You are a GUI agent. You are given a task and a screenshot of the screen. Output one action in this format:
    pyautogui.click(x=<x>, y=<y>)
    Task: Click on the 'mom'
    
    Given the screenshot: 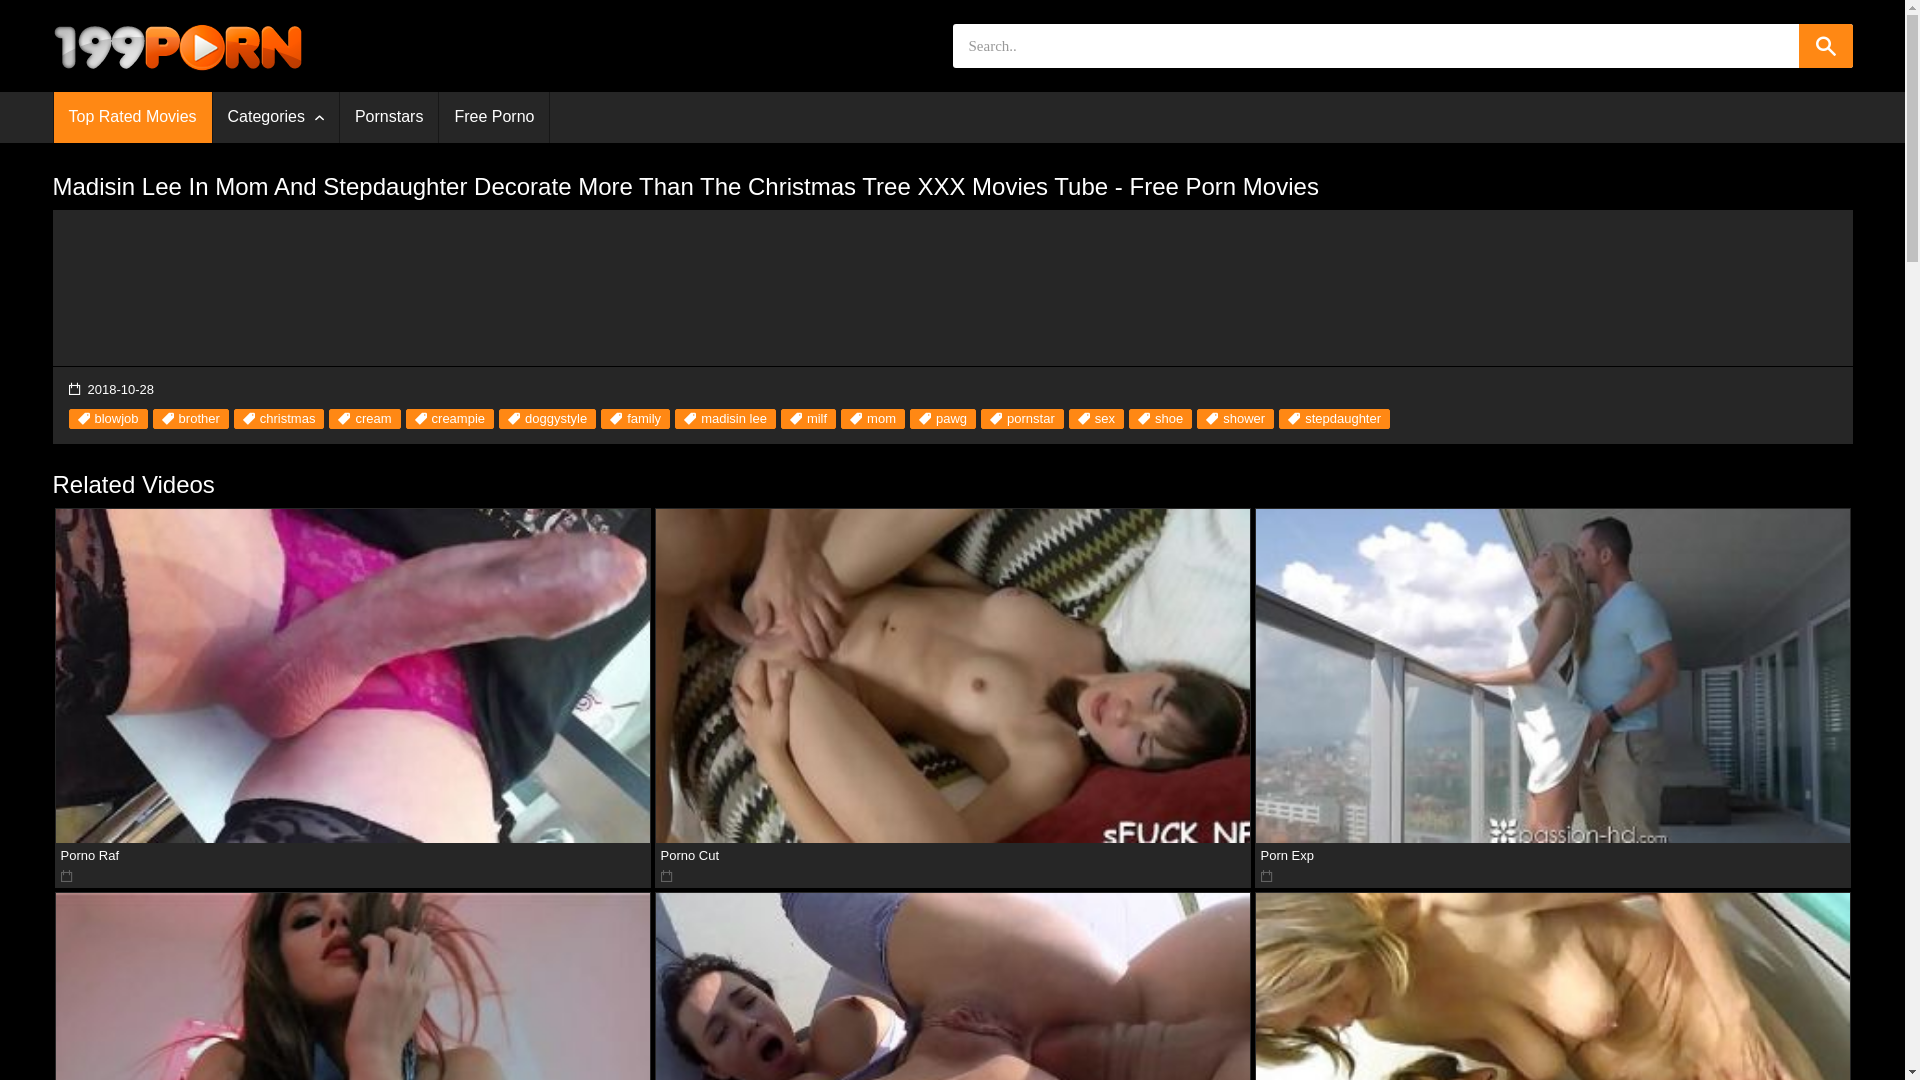 What is the action you would take?
    pyautogui.click(x=840, y=418)
    